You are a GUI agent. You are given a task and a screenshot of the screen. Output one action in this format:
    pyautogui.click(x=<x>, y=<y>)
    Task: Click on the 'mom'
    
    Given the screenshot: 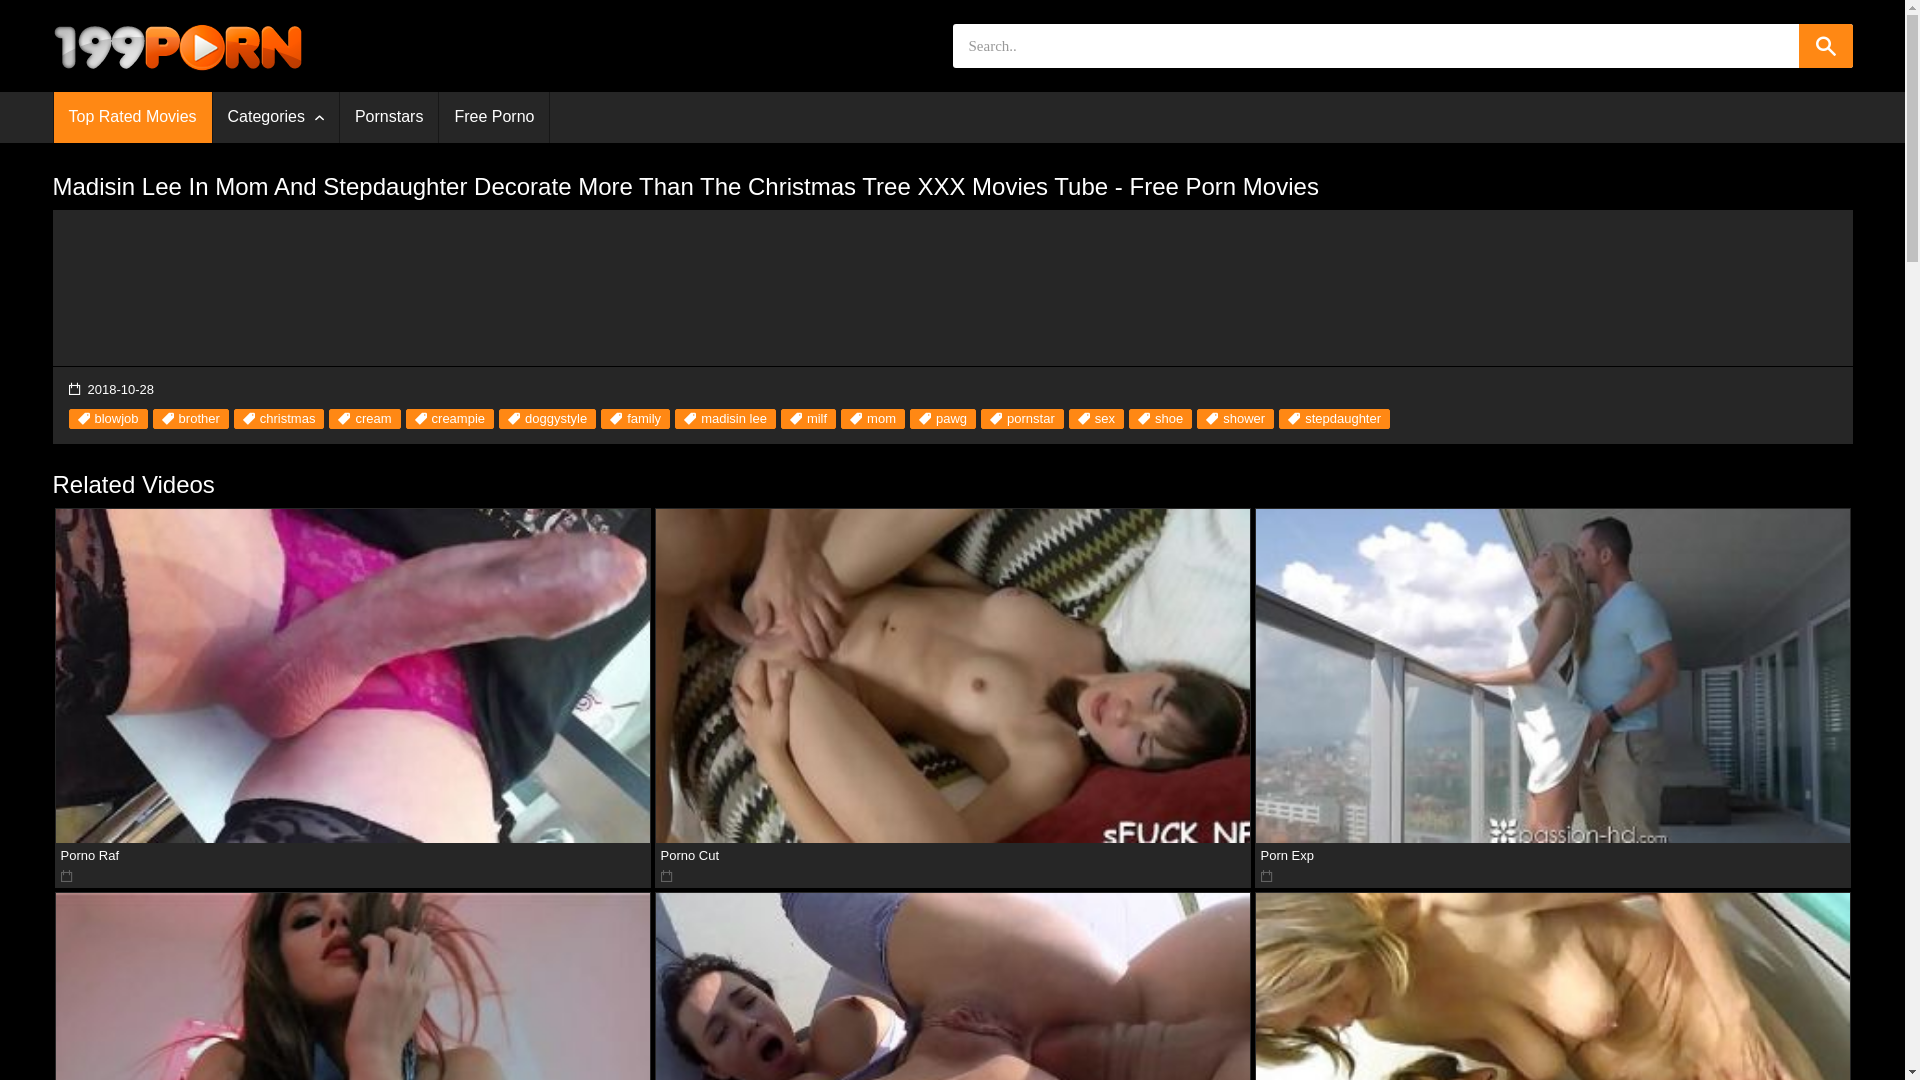 What is the action you would take?
    pyautogui.click(x=840, y=418)
    